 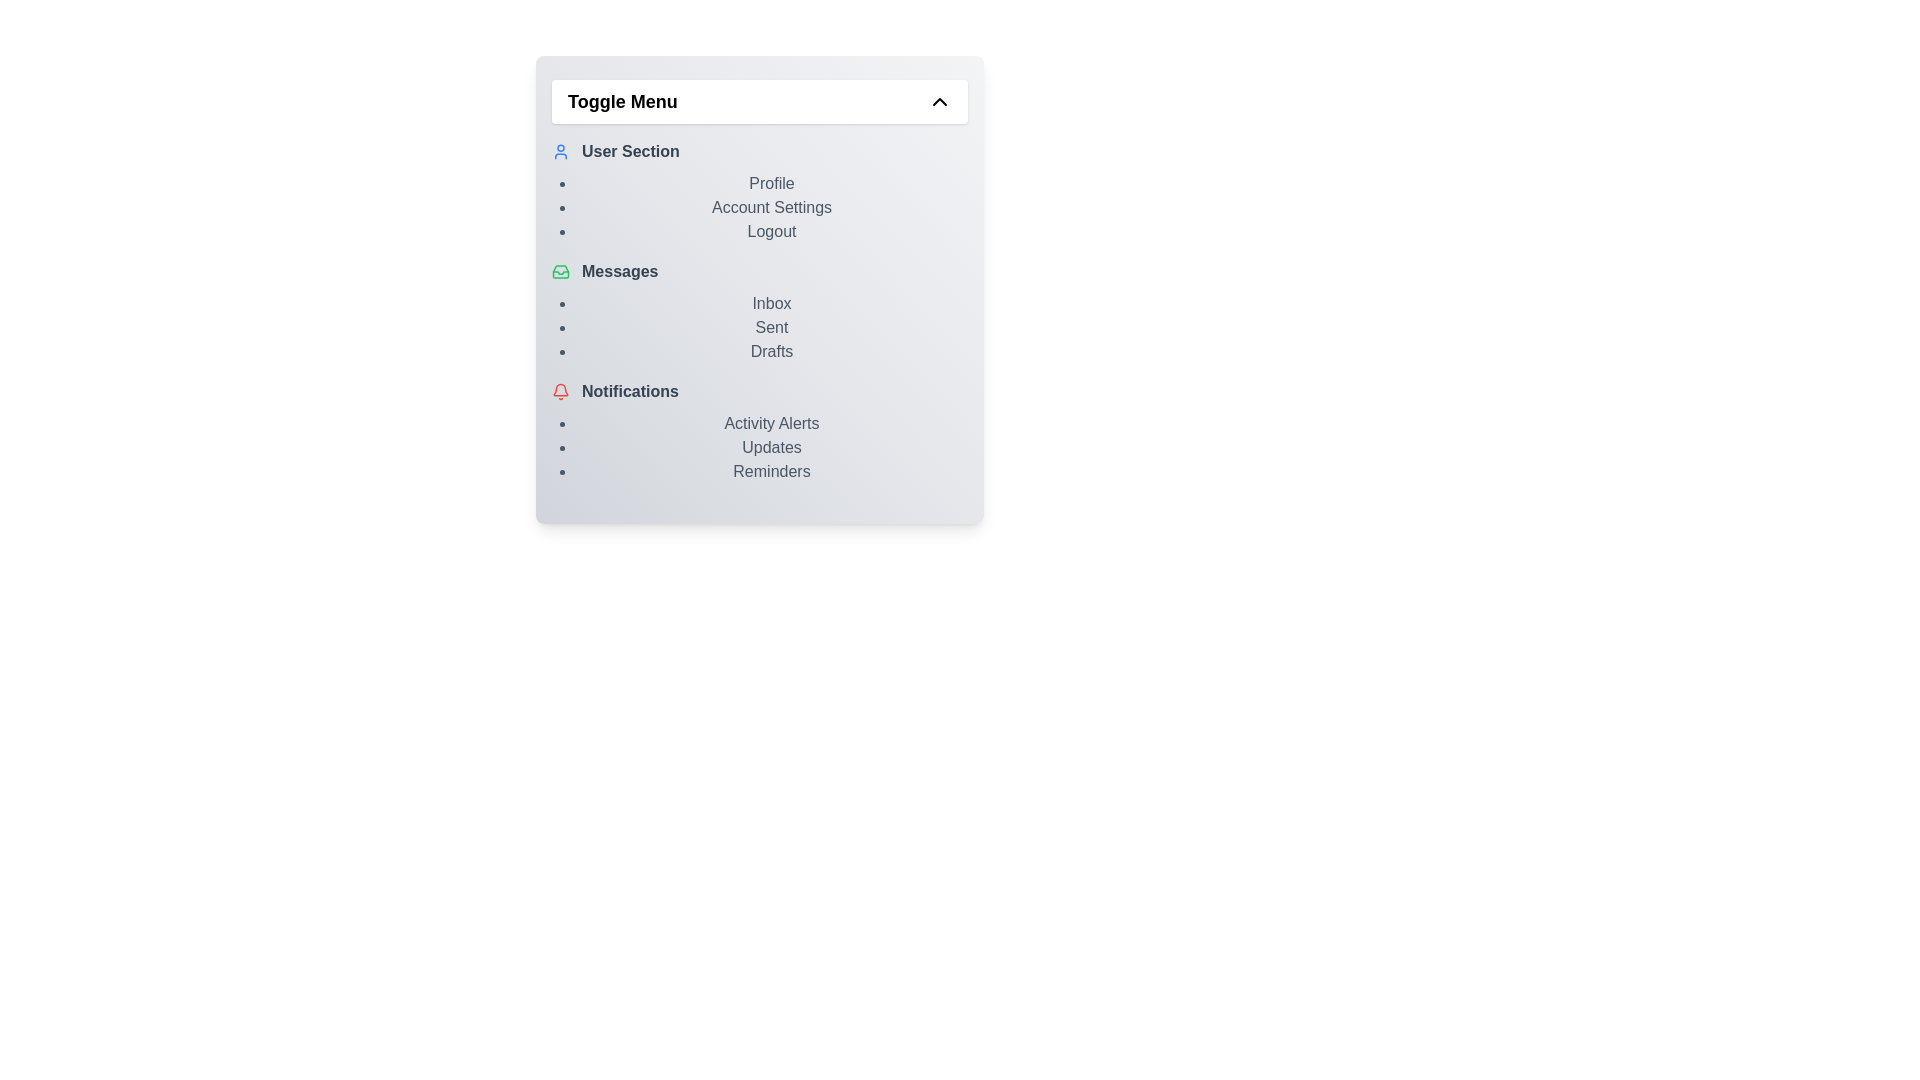 I want to click on the element labeled 'User Section' to observe its hover effect, so click(x=758, y=150).